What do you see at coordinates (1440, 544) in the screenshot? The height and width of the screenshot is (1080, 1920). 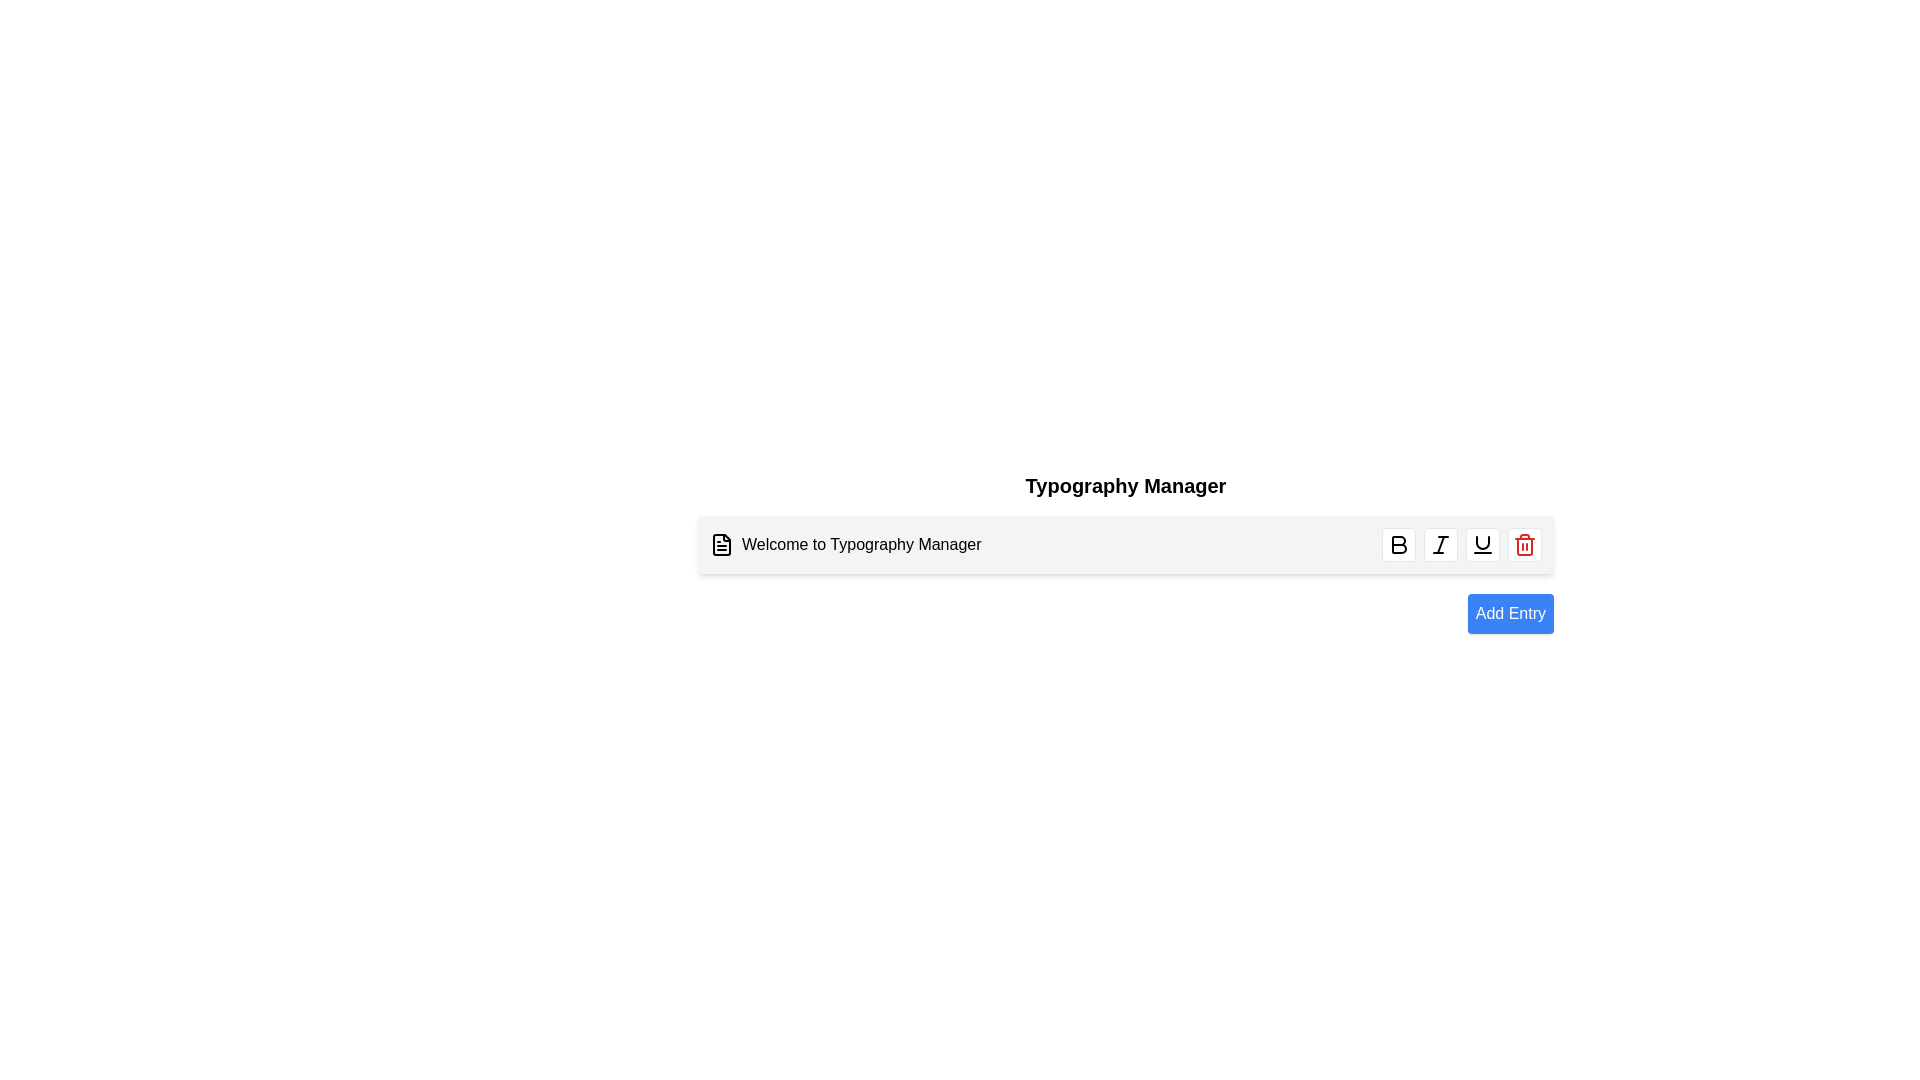 I see `the italic formatting button, which is the second icon in the formatting toolbar located below the 'Welcome to Typography Manager' text` at bounding box center [1440, 544].